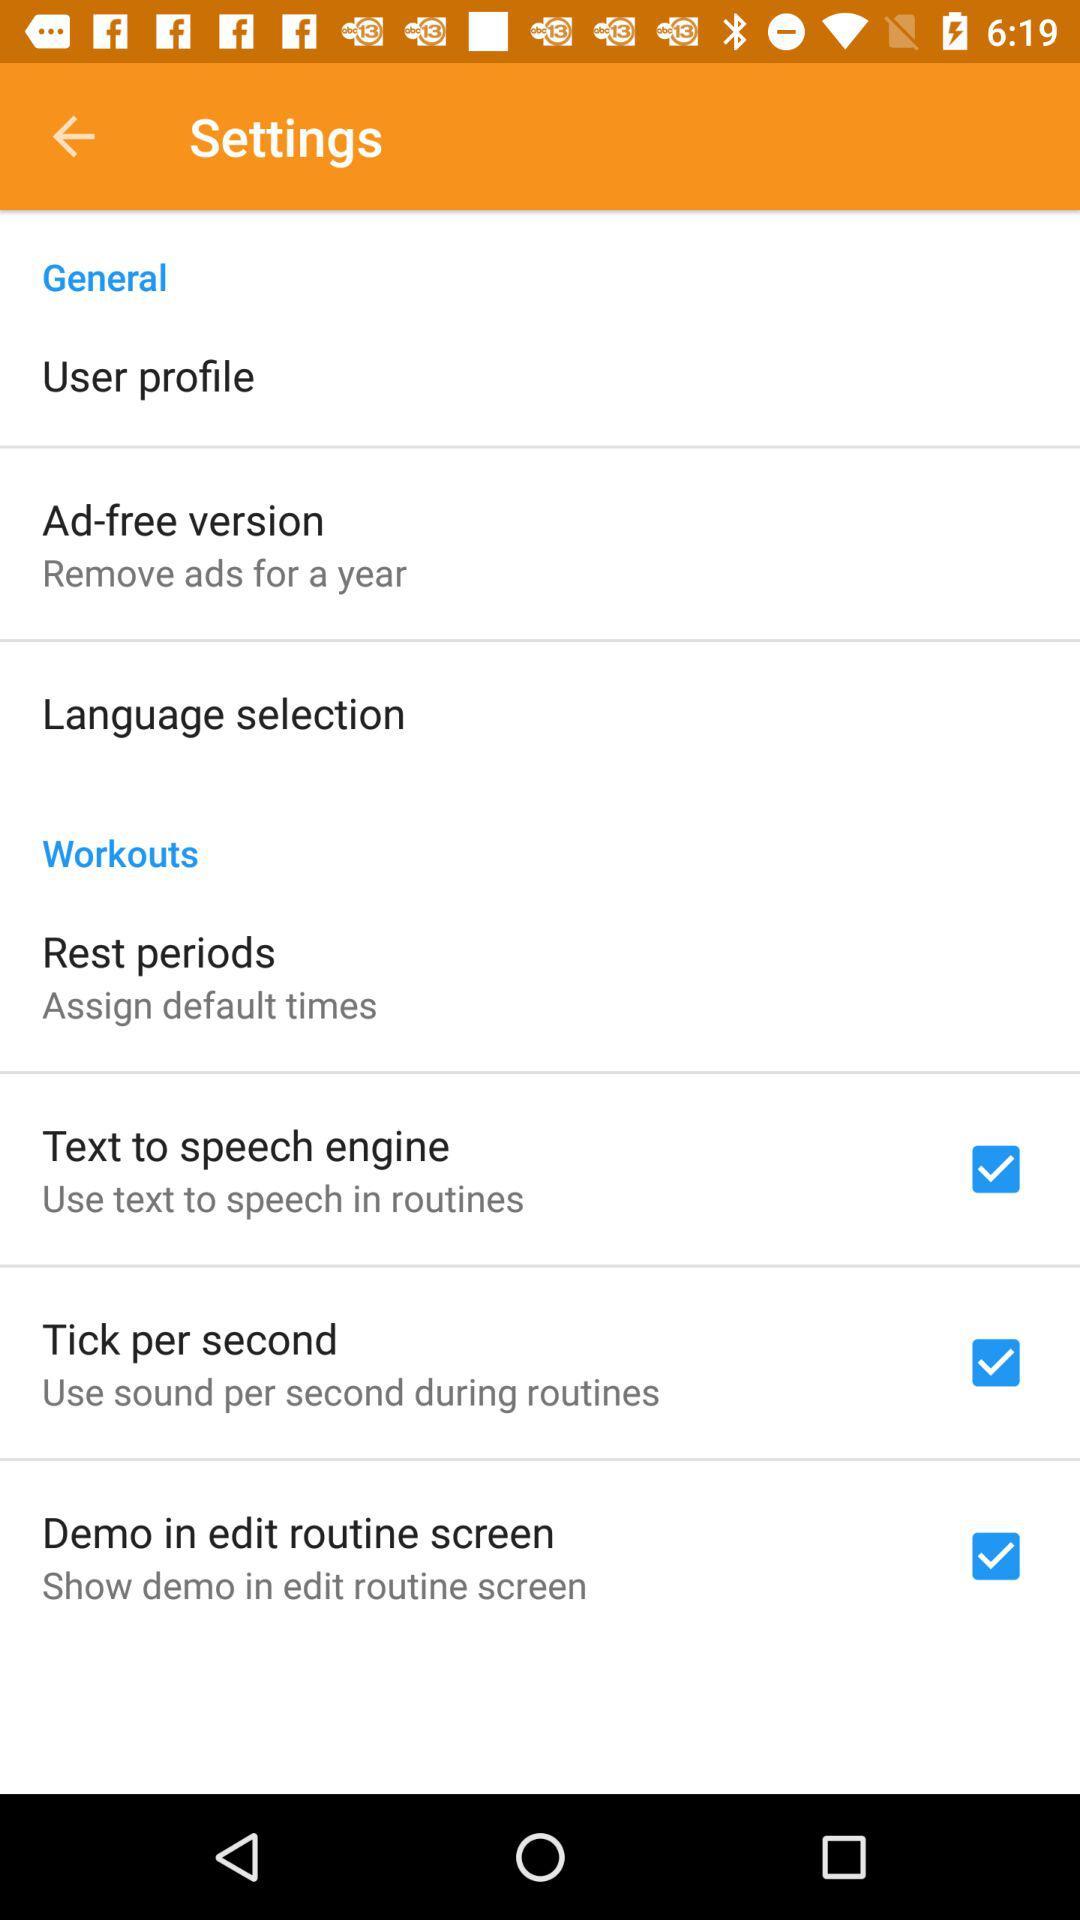  Describe the element at coordinates (223, 712) in the screenshot. I see `the language selection` at that location.